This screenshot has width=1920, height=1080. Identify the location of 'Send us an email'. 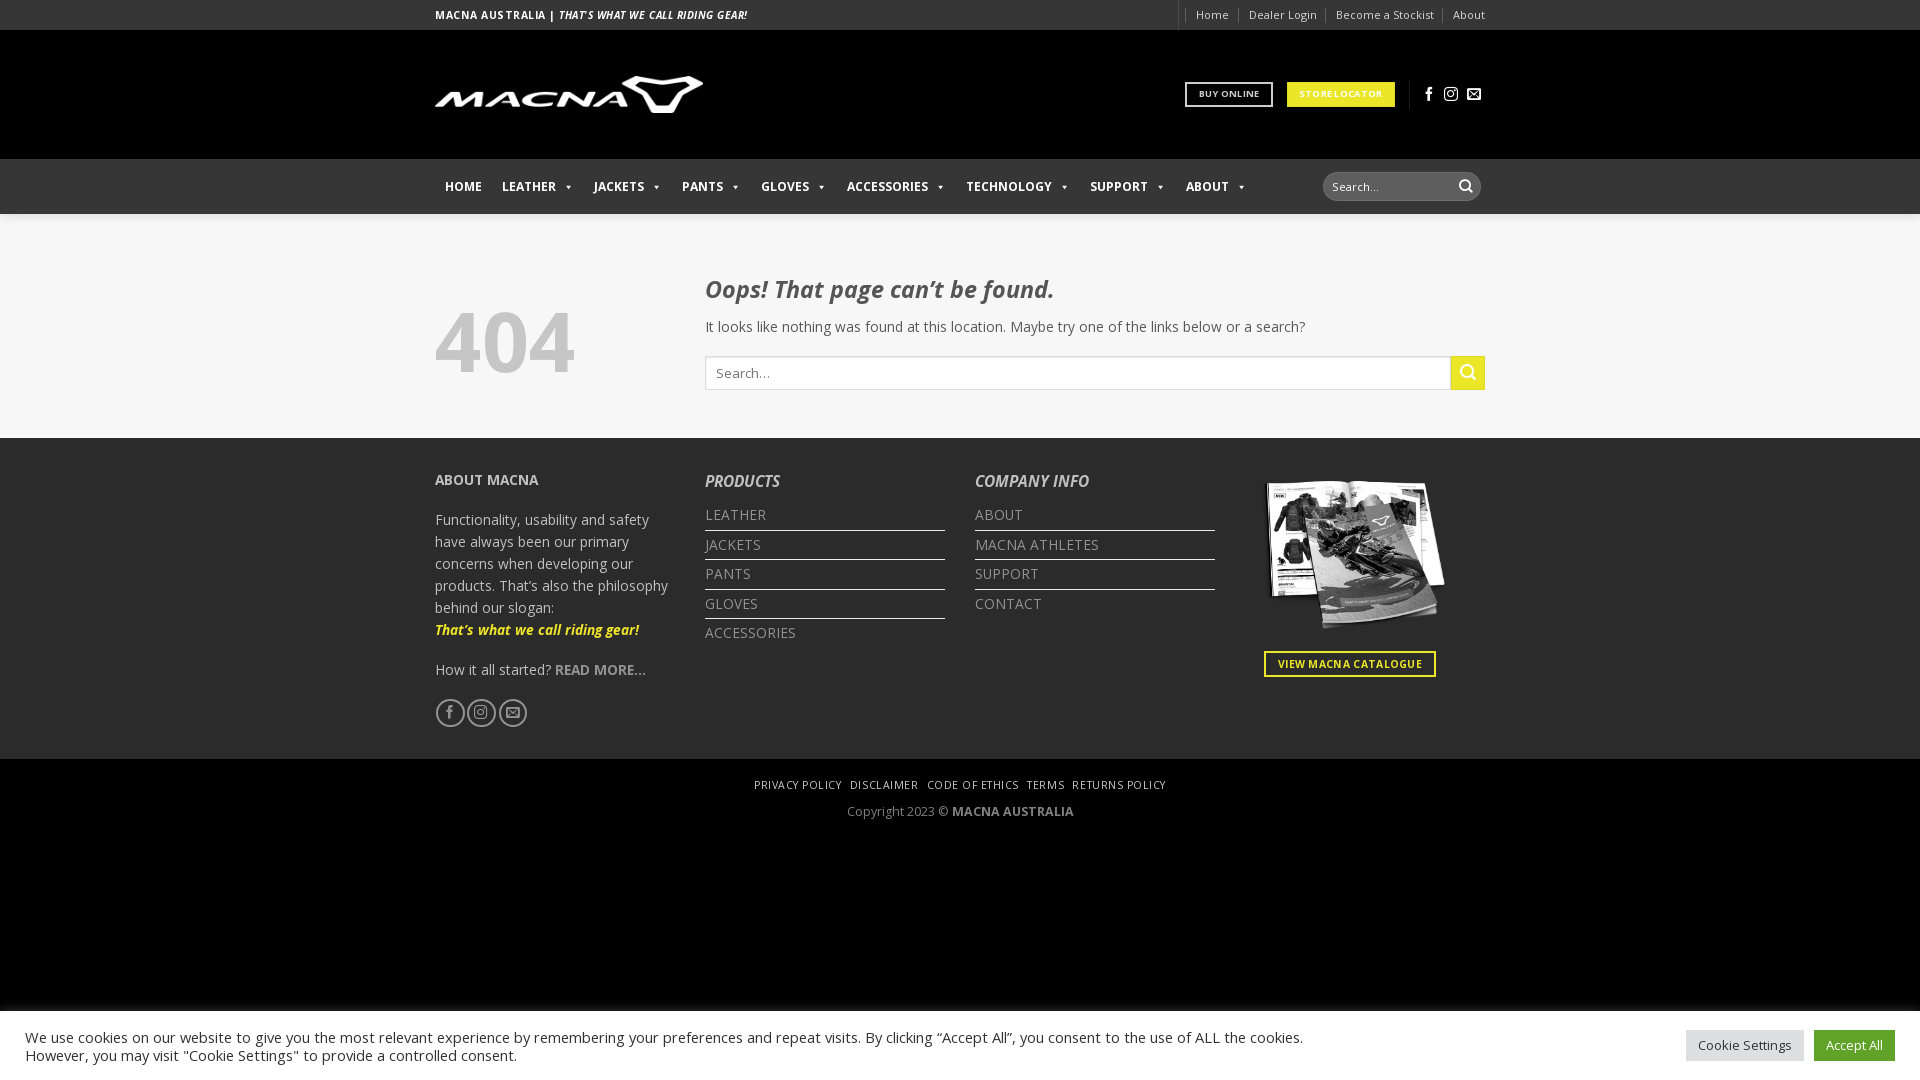
(513, 712).